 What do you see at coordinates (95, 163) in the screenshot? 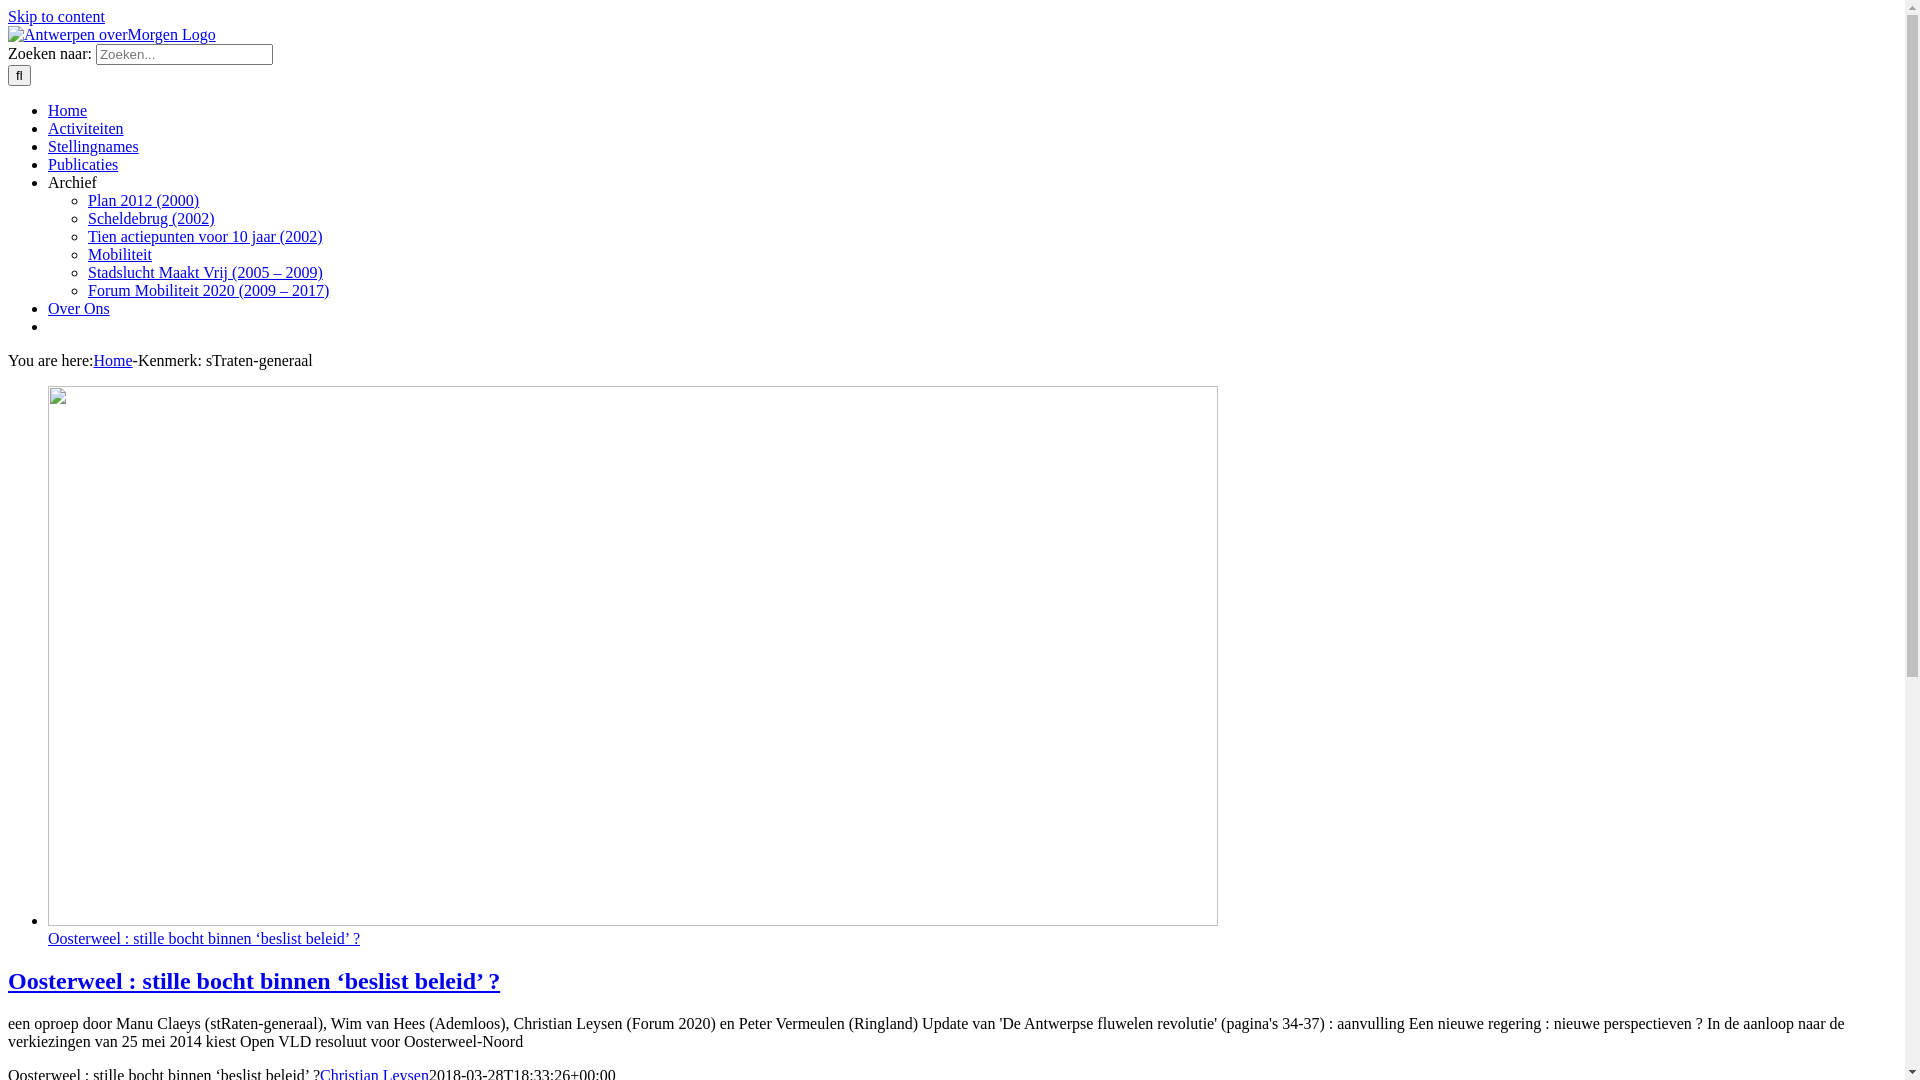
I see `'Publicaties'` at bounding box center [95, 163].